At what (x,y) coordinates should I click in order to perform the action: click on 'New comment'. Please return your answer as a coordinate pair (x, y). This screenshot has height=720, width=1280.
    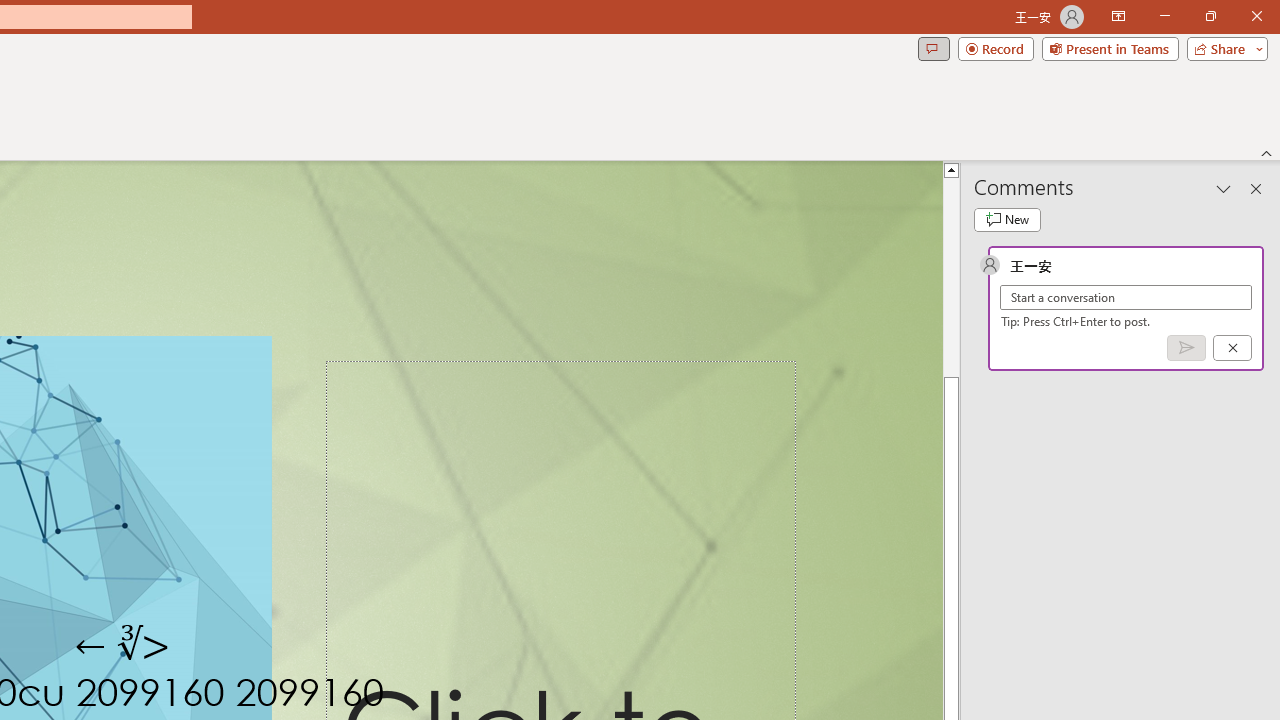
    Looking at the image, I should click on (1007, 219).